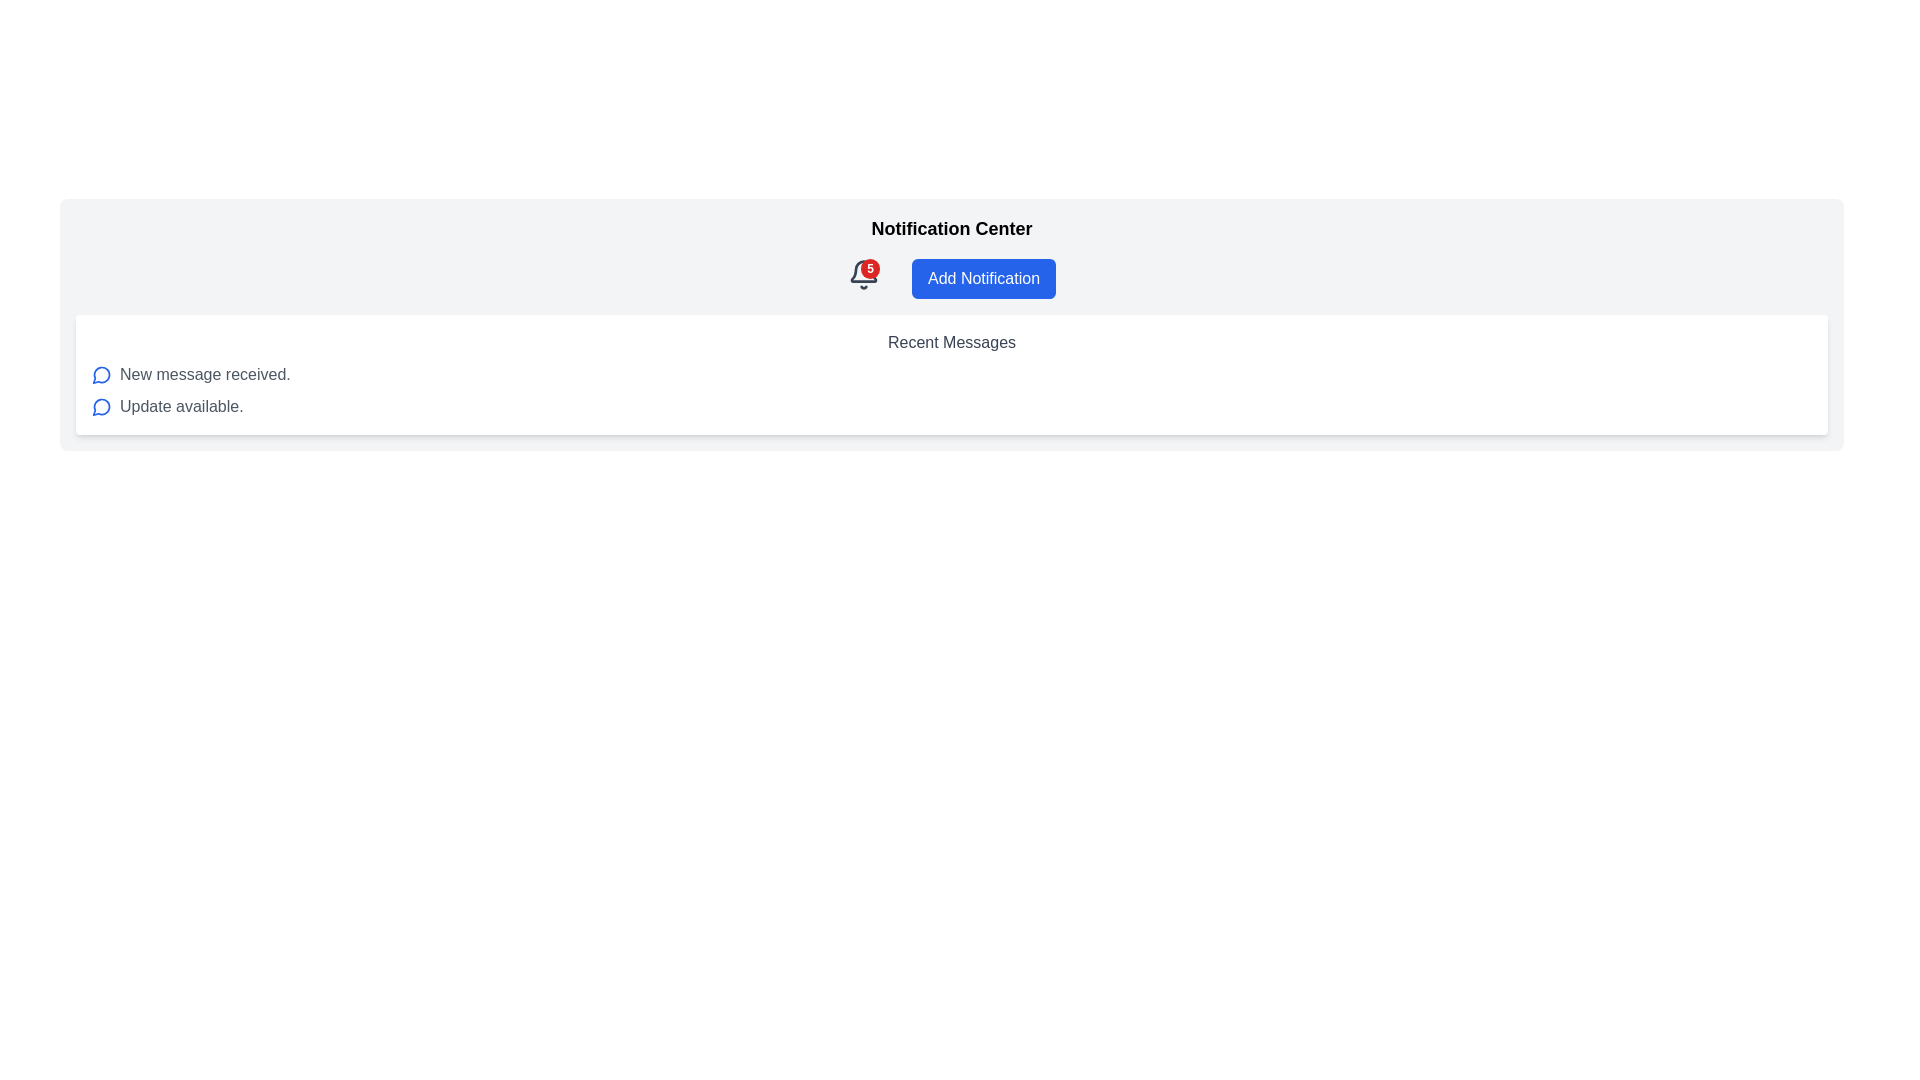 Image resolution: width=1920 pixels, height=1080 pixels. What do you see at coordinates (870, 268) in the screenshot?
I see `the displayed number on the red circular Notification badge showing '5' at the top-right corner of the notification bell icon` at bounding box center [870, 268].